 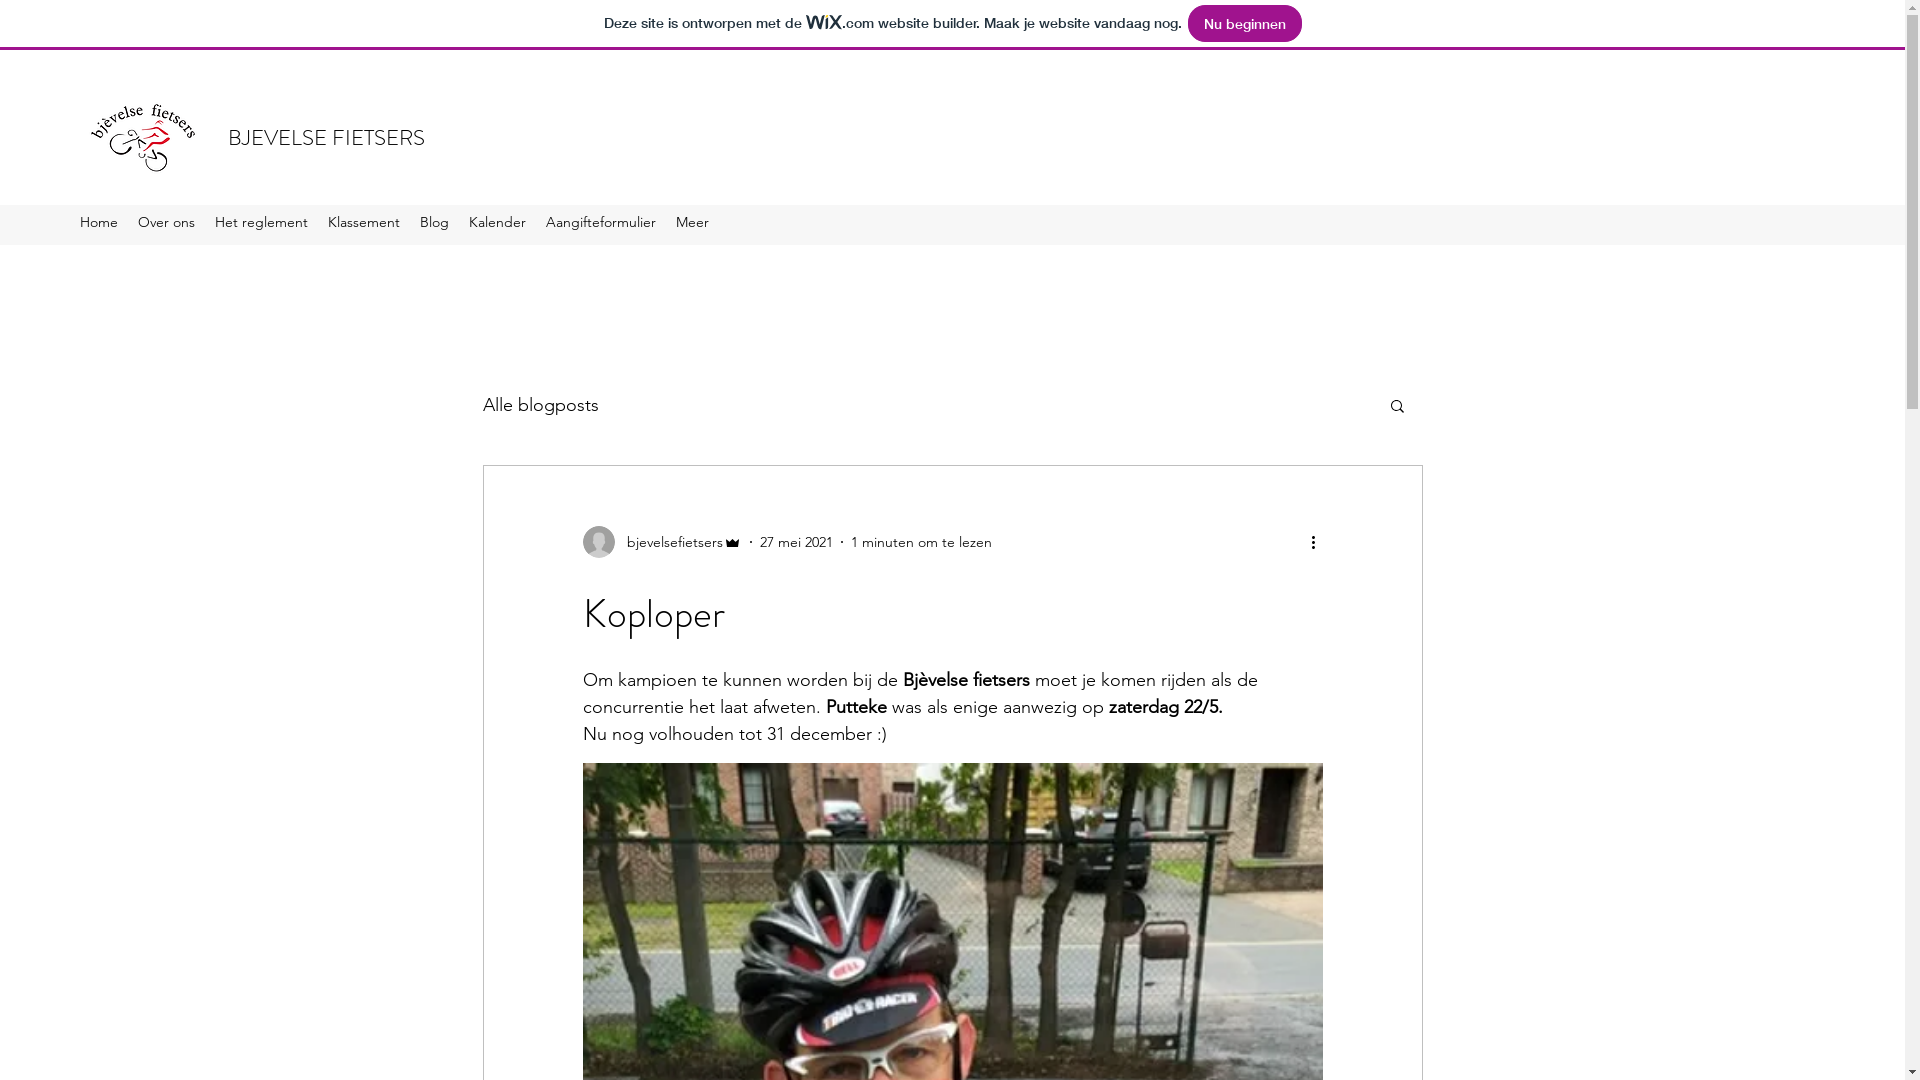 I want to click on 'BJEVELSE FIETSERS', so click(x=326, y=136).